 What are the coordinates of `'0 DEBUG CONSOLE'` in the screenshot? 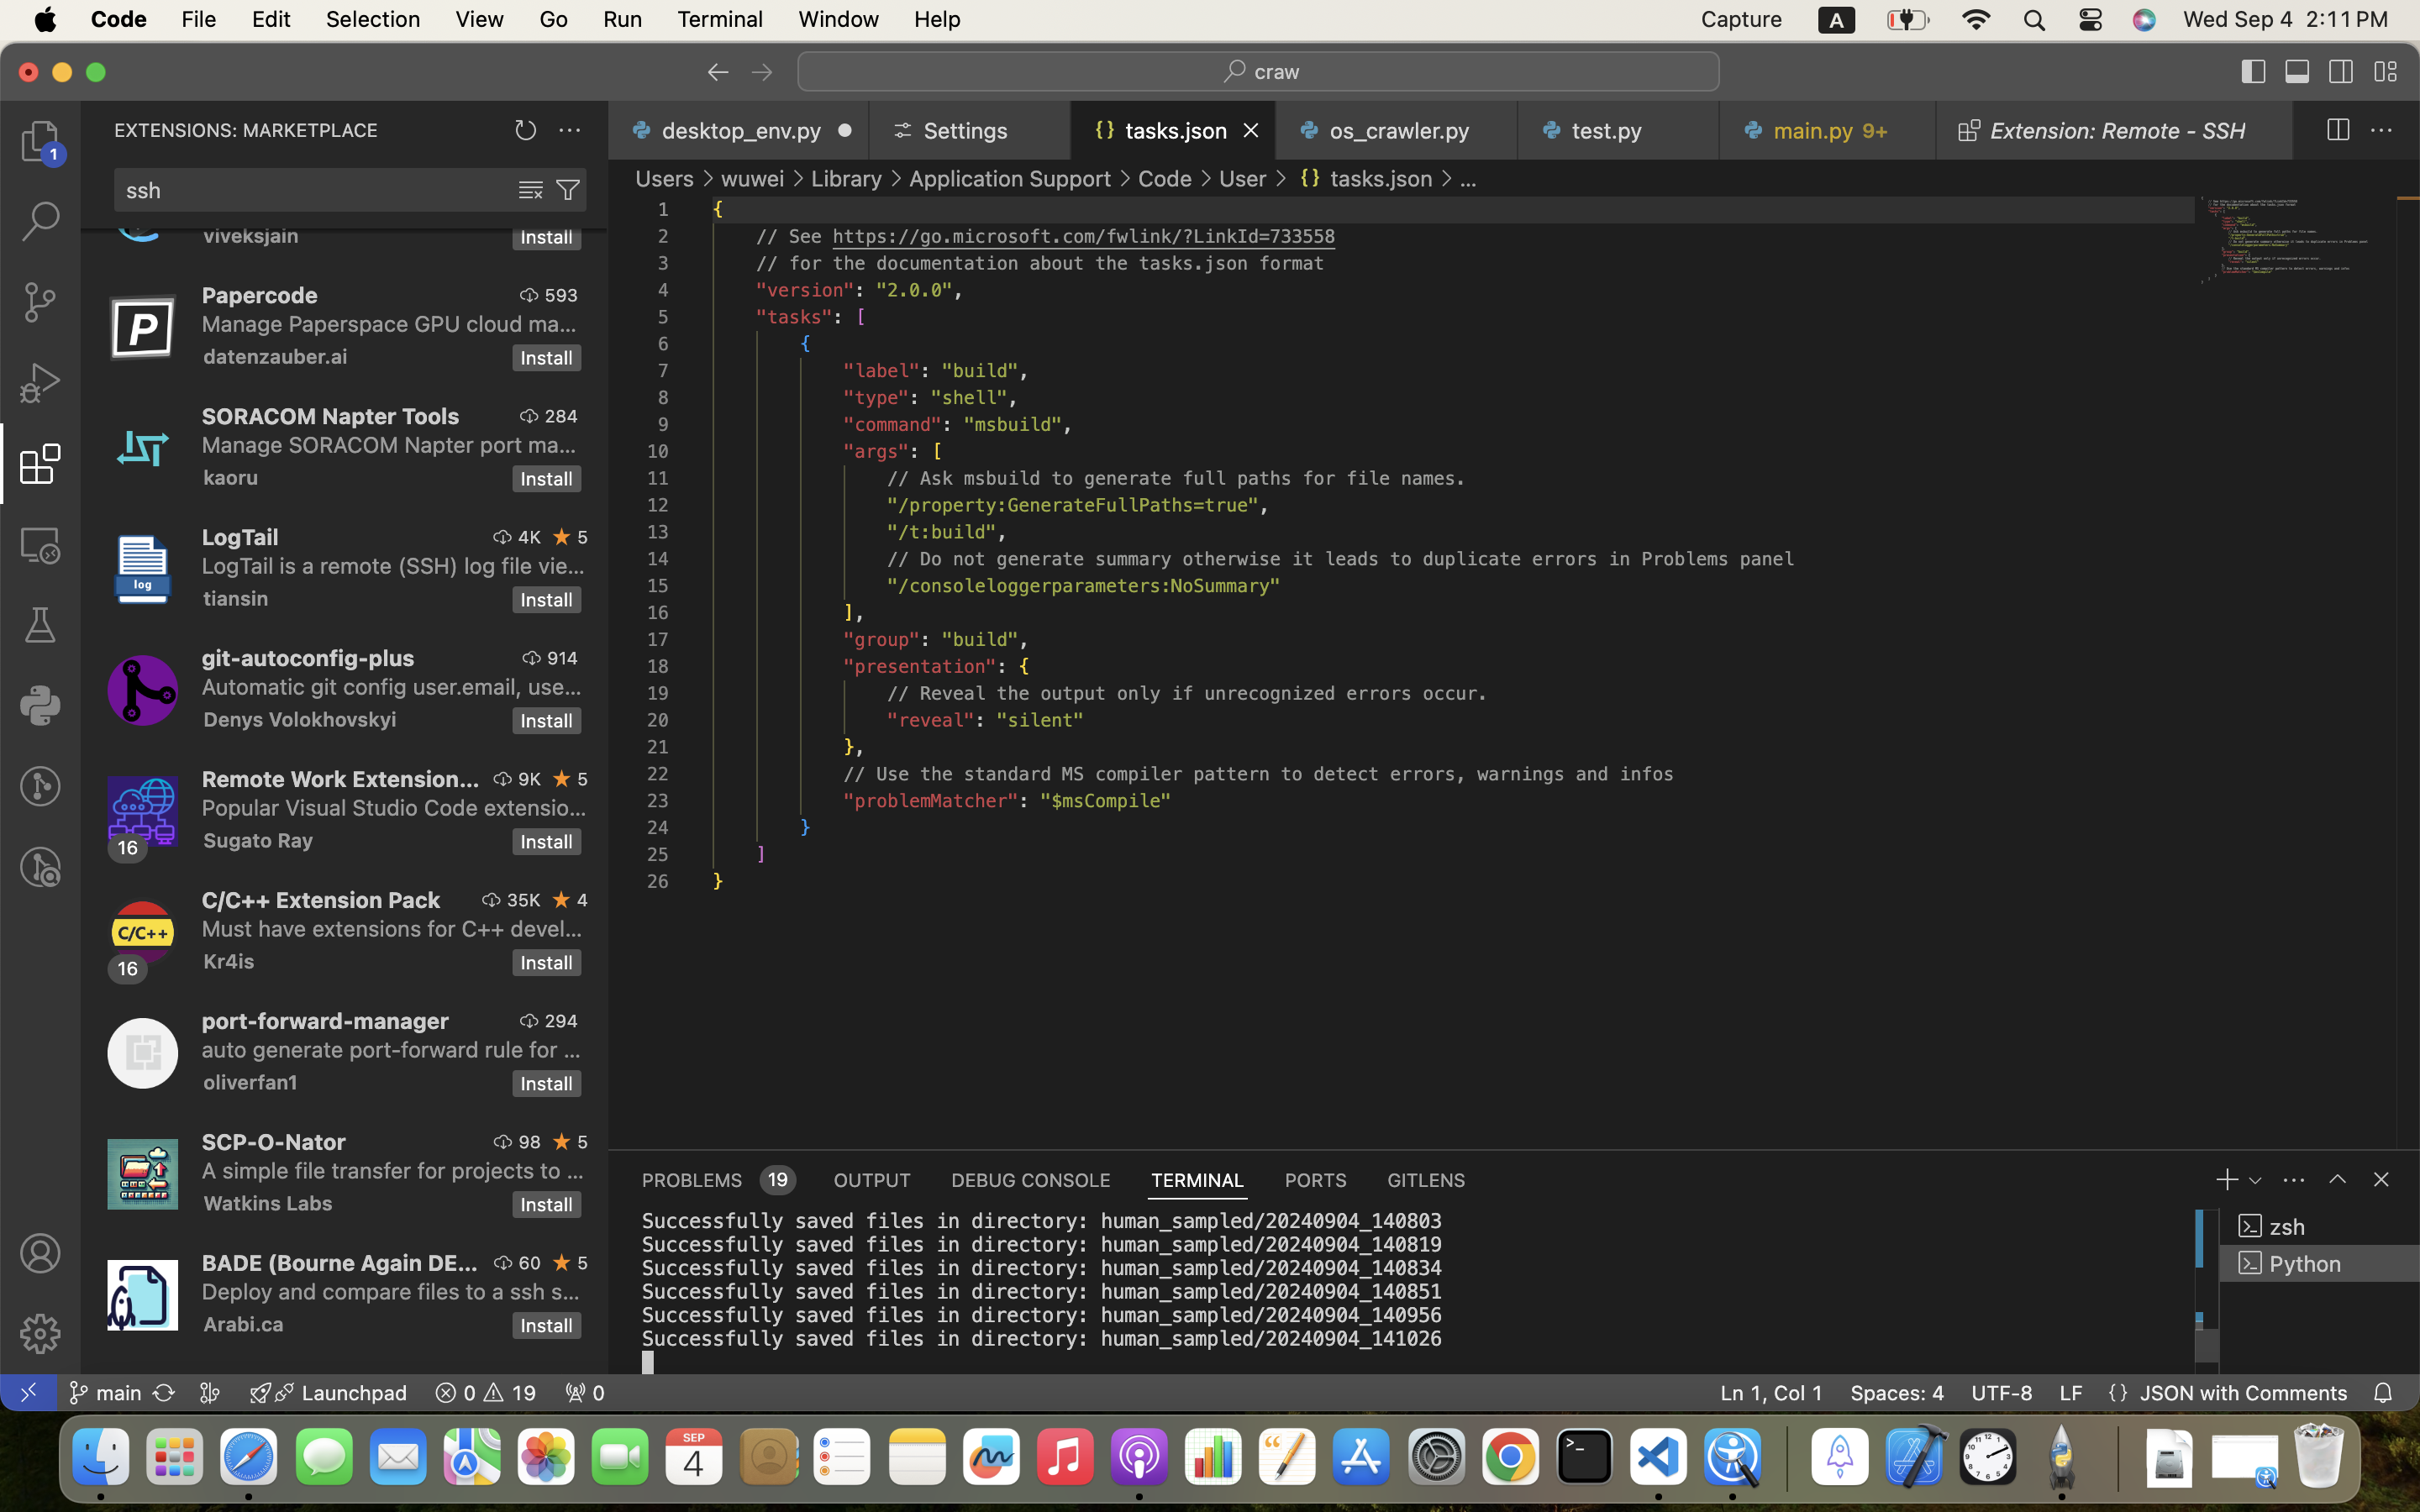 It's located at (1029, 1179).